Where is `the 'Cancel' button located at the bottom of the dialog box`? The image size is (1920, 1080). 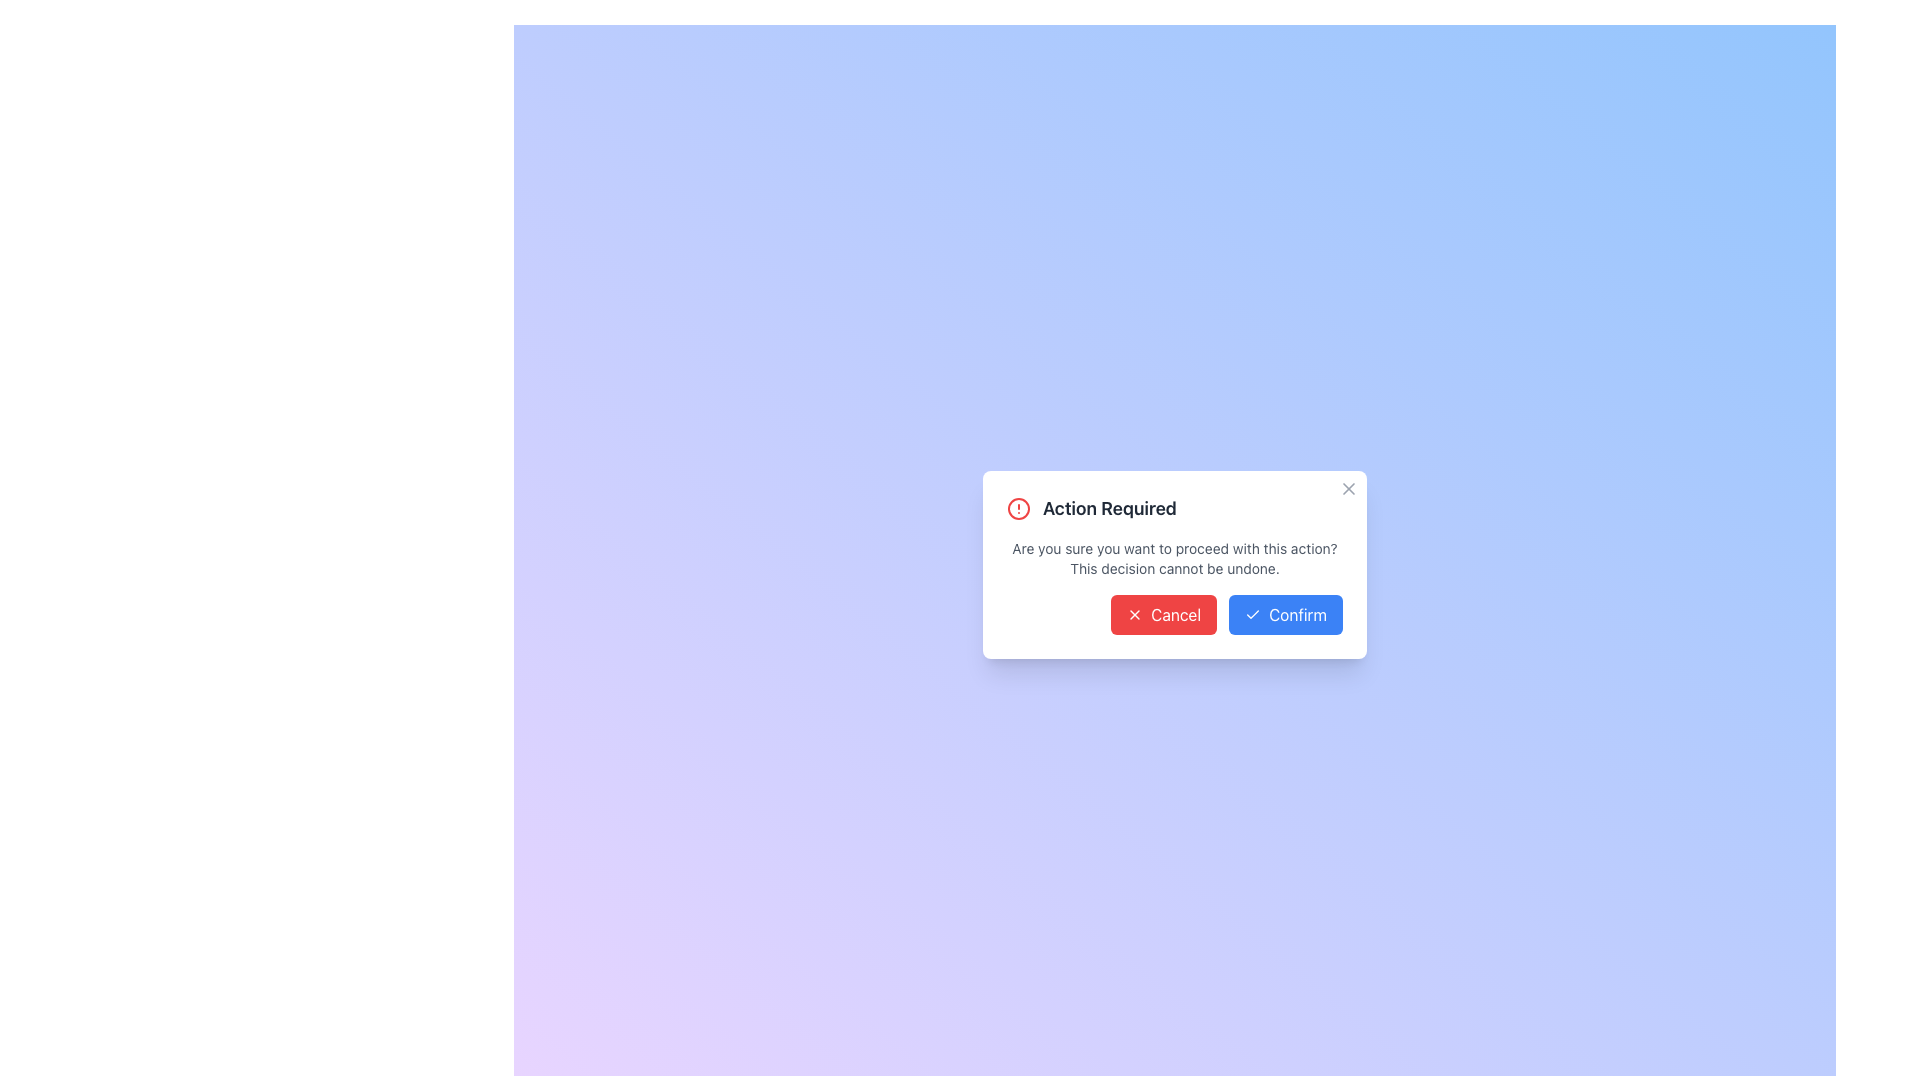 the 'Cancel' button located at the bottom of the dialog box is located at coordinates (1175, 613).